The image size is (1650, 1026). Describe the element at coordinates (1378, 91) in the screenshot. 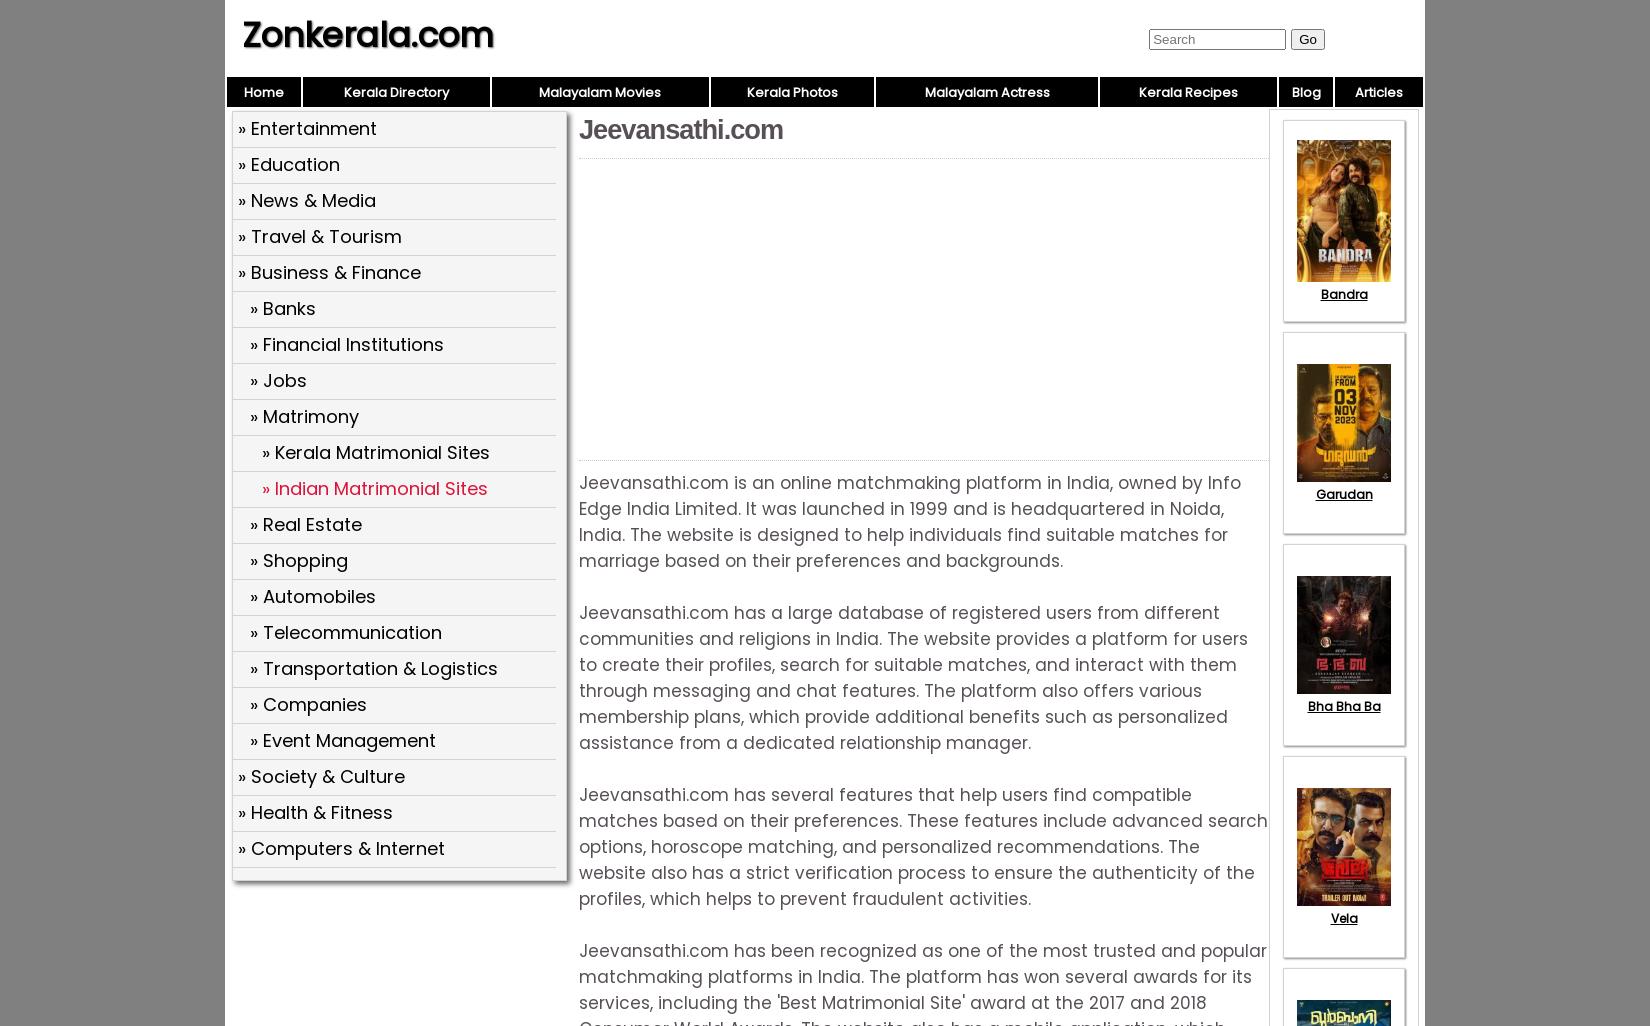

I see `'Articles'` at that location.